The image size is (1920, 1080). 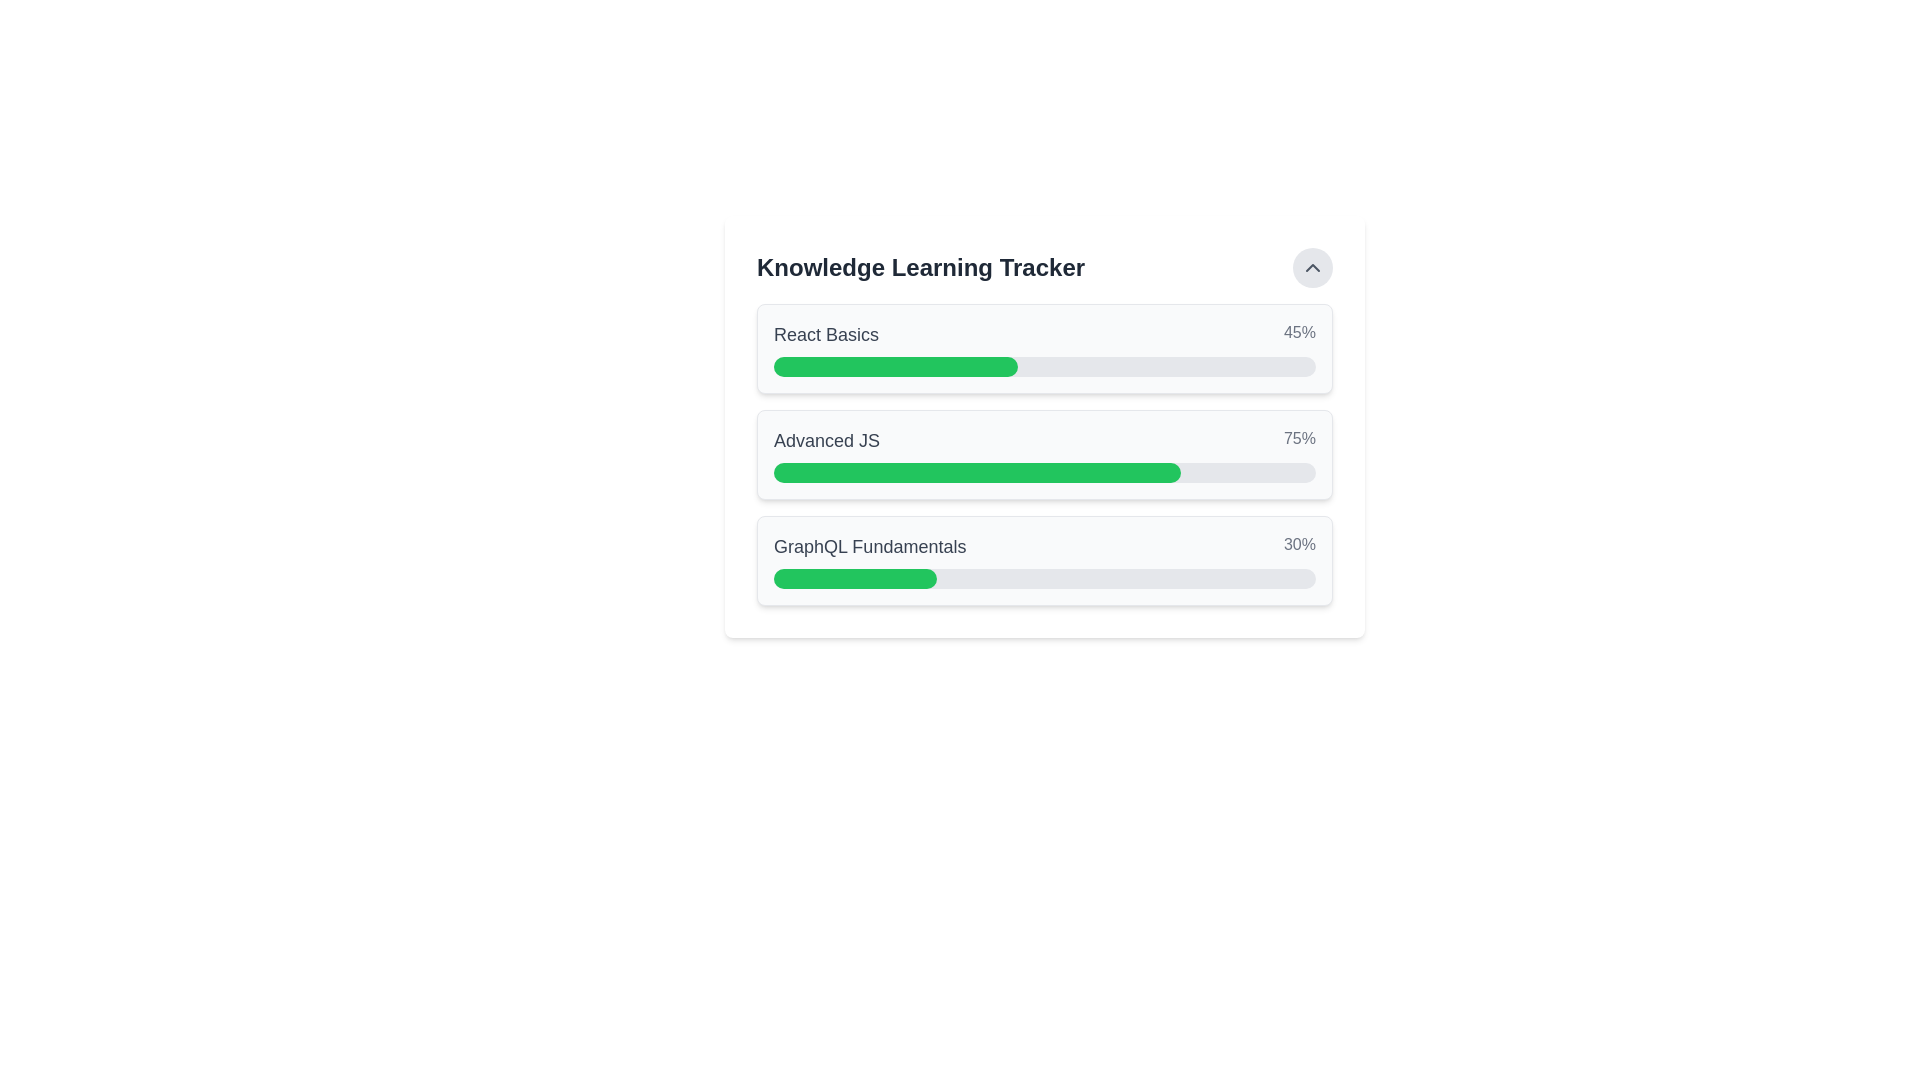 What do you see at coordinates (826, 439) in the screenshot?
I see `the 'Advanced JS' text label in the Knowledge Learning Tracker, located between 'React Basics' and 'GraphQL Fundamentals'` at bounding box center [826, 439].